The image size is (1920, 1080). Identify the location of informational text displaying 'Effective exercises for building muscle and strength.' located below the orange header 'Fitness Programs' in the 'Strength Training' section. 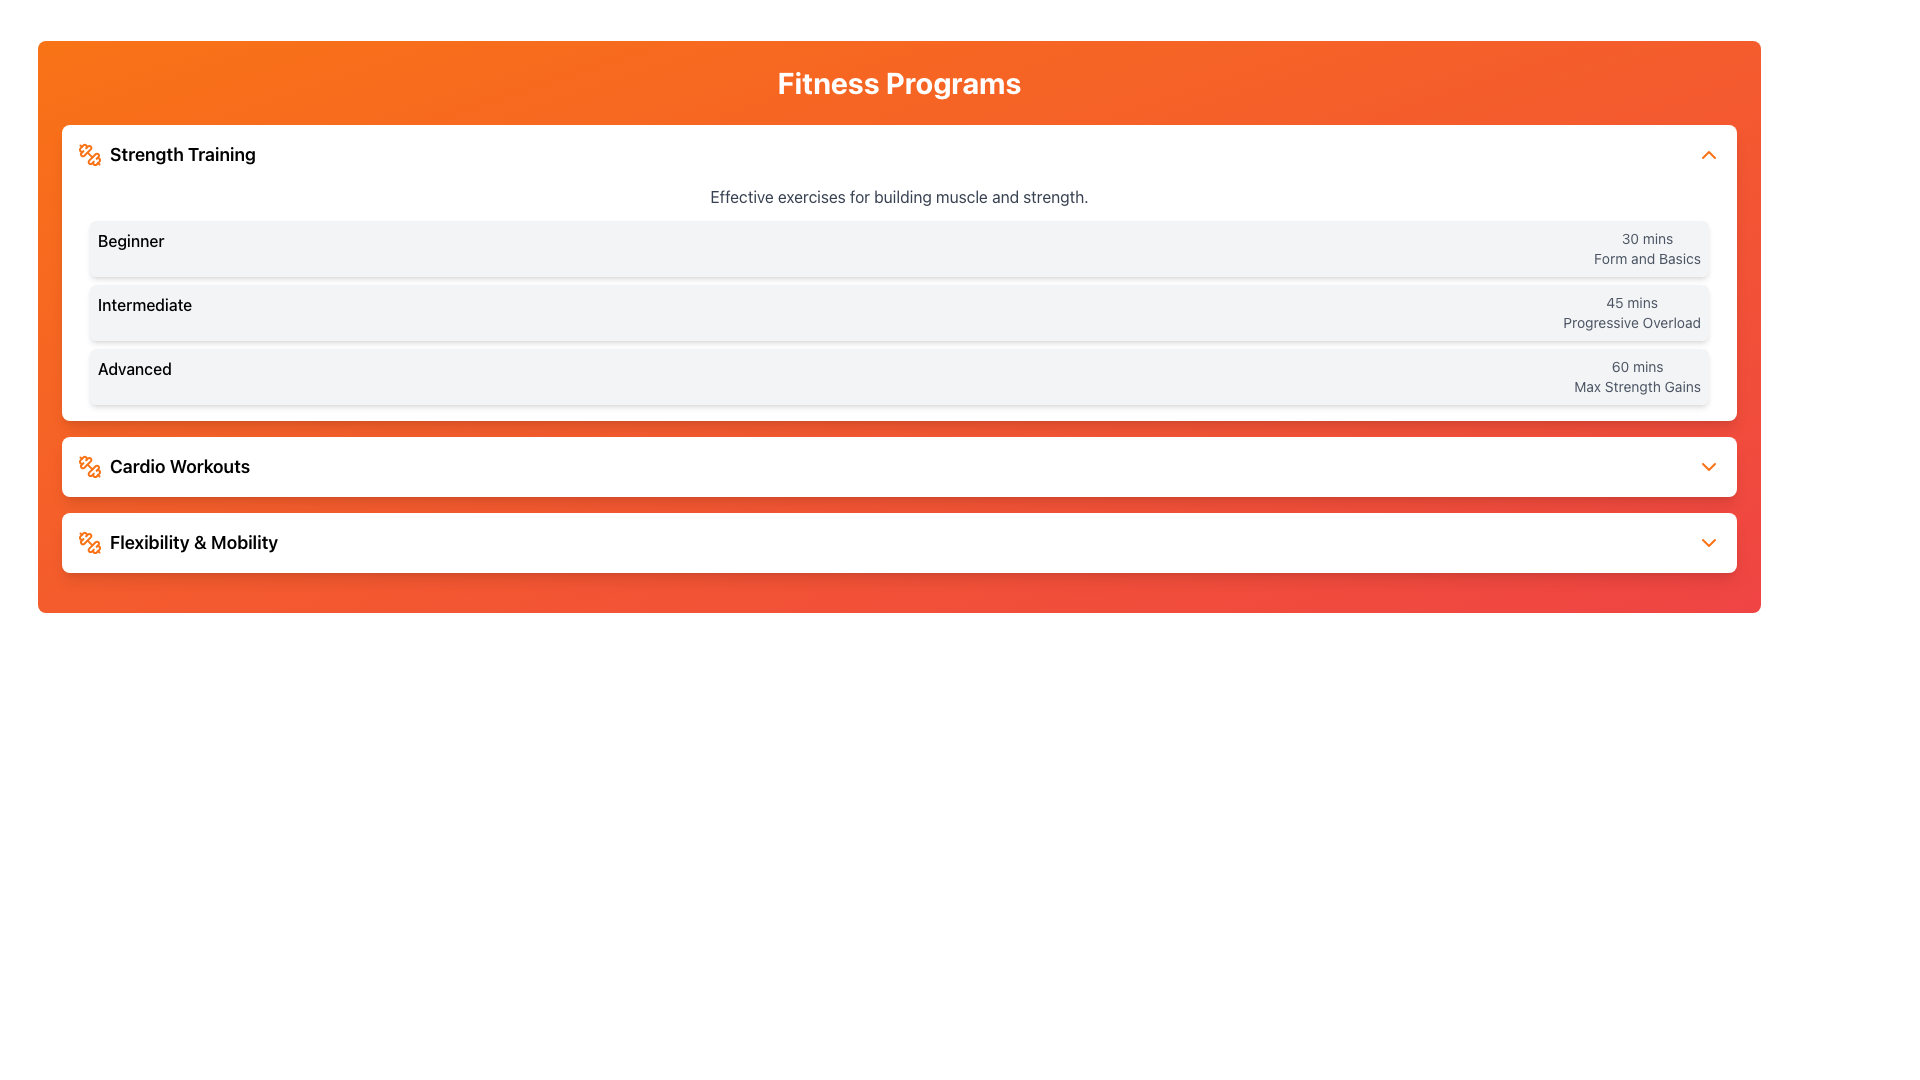
(898, 196).